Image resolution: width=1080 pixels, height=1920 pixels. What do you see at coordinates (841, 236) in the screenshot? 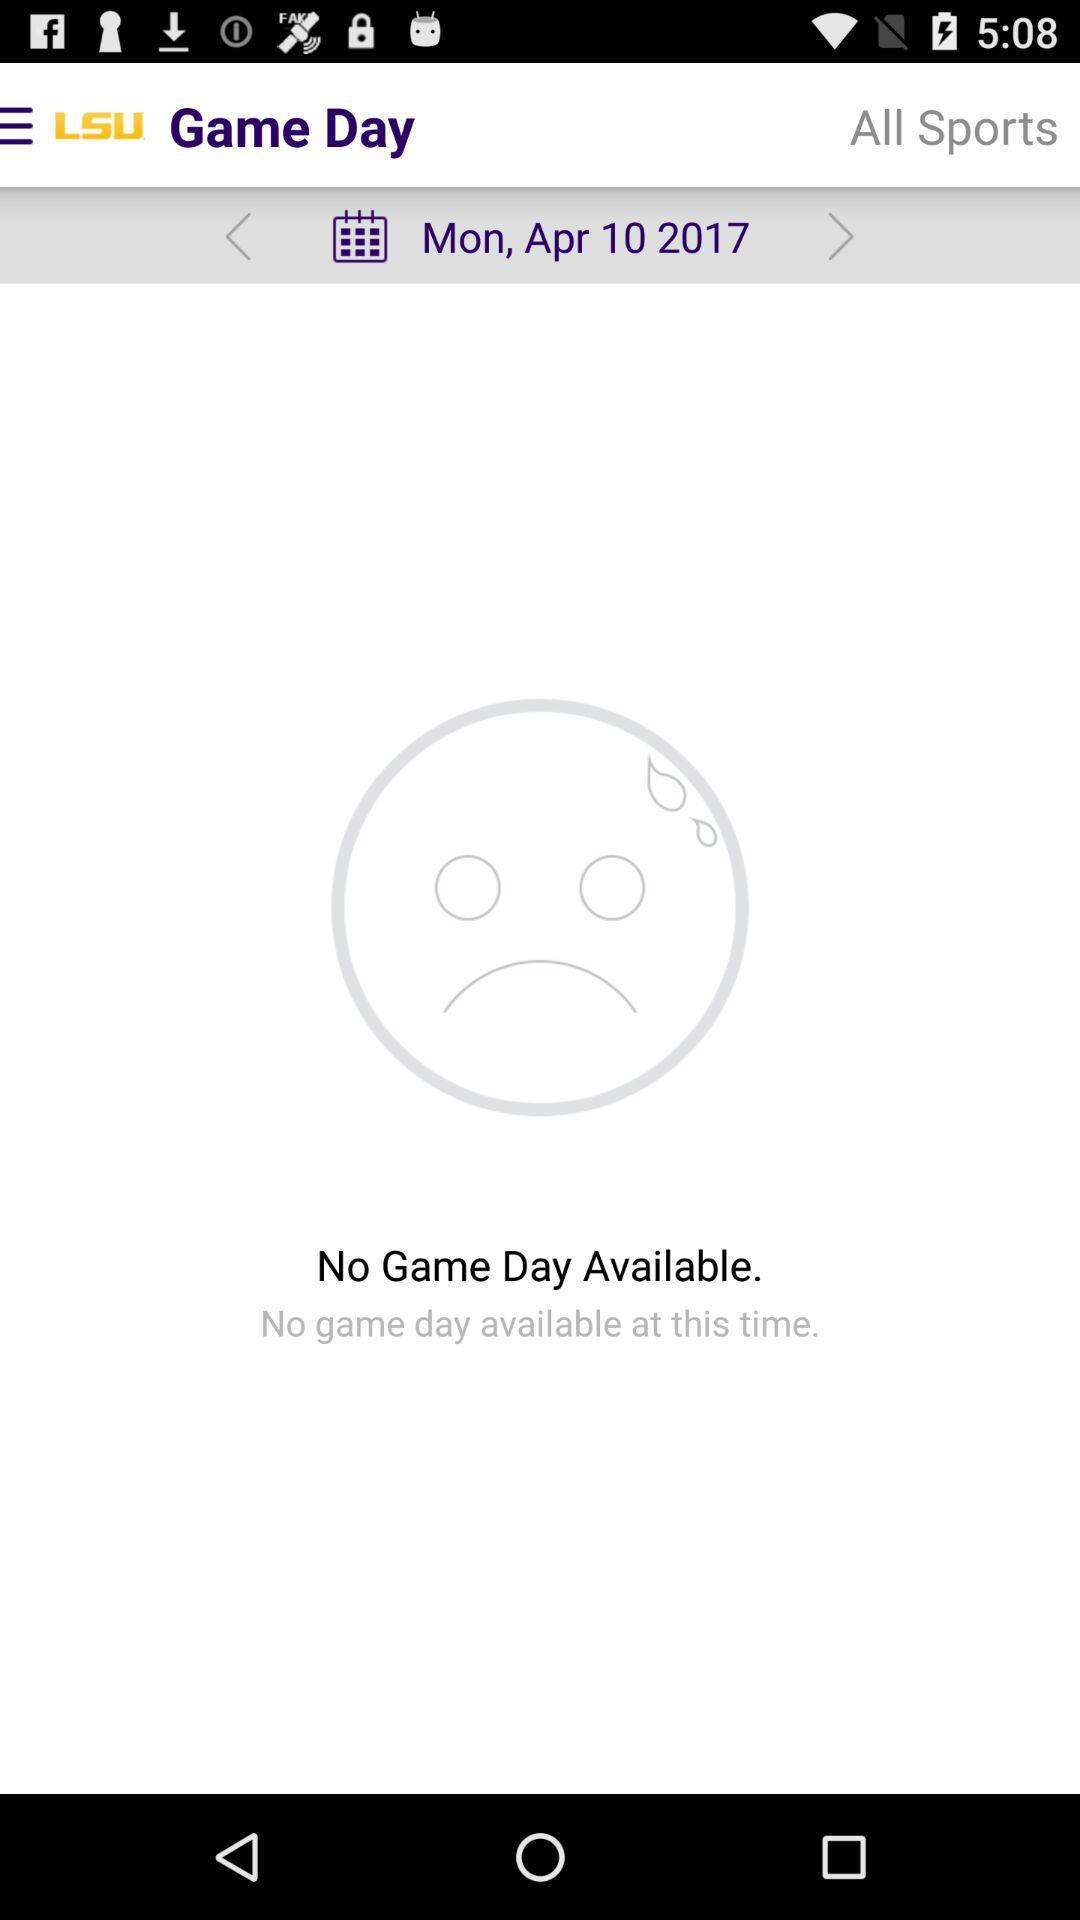
I see `the icon to the right of the mon apr 10 app` at bounding box center [841, 236].